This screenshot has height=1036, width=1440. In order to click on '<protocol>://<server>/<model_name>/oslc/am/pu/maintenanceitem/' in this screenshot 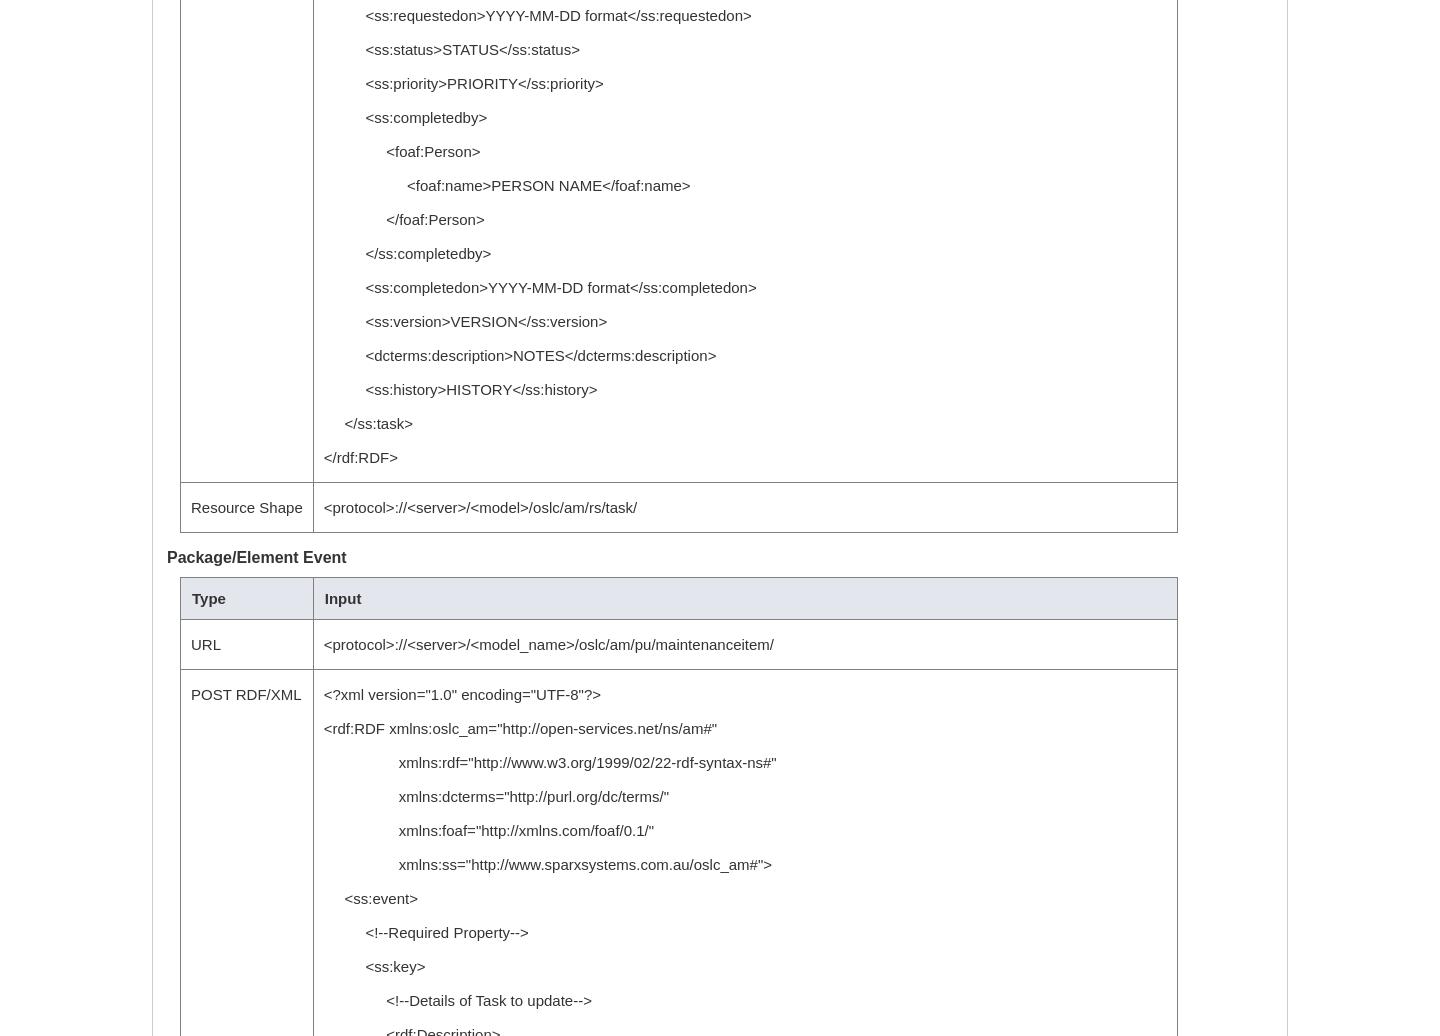, I will do `click(548, 644)`.